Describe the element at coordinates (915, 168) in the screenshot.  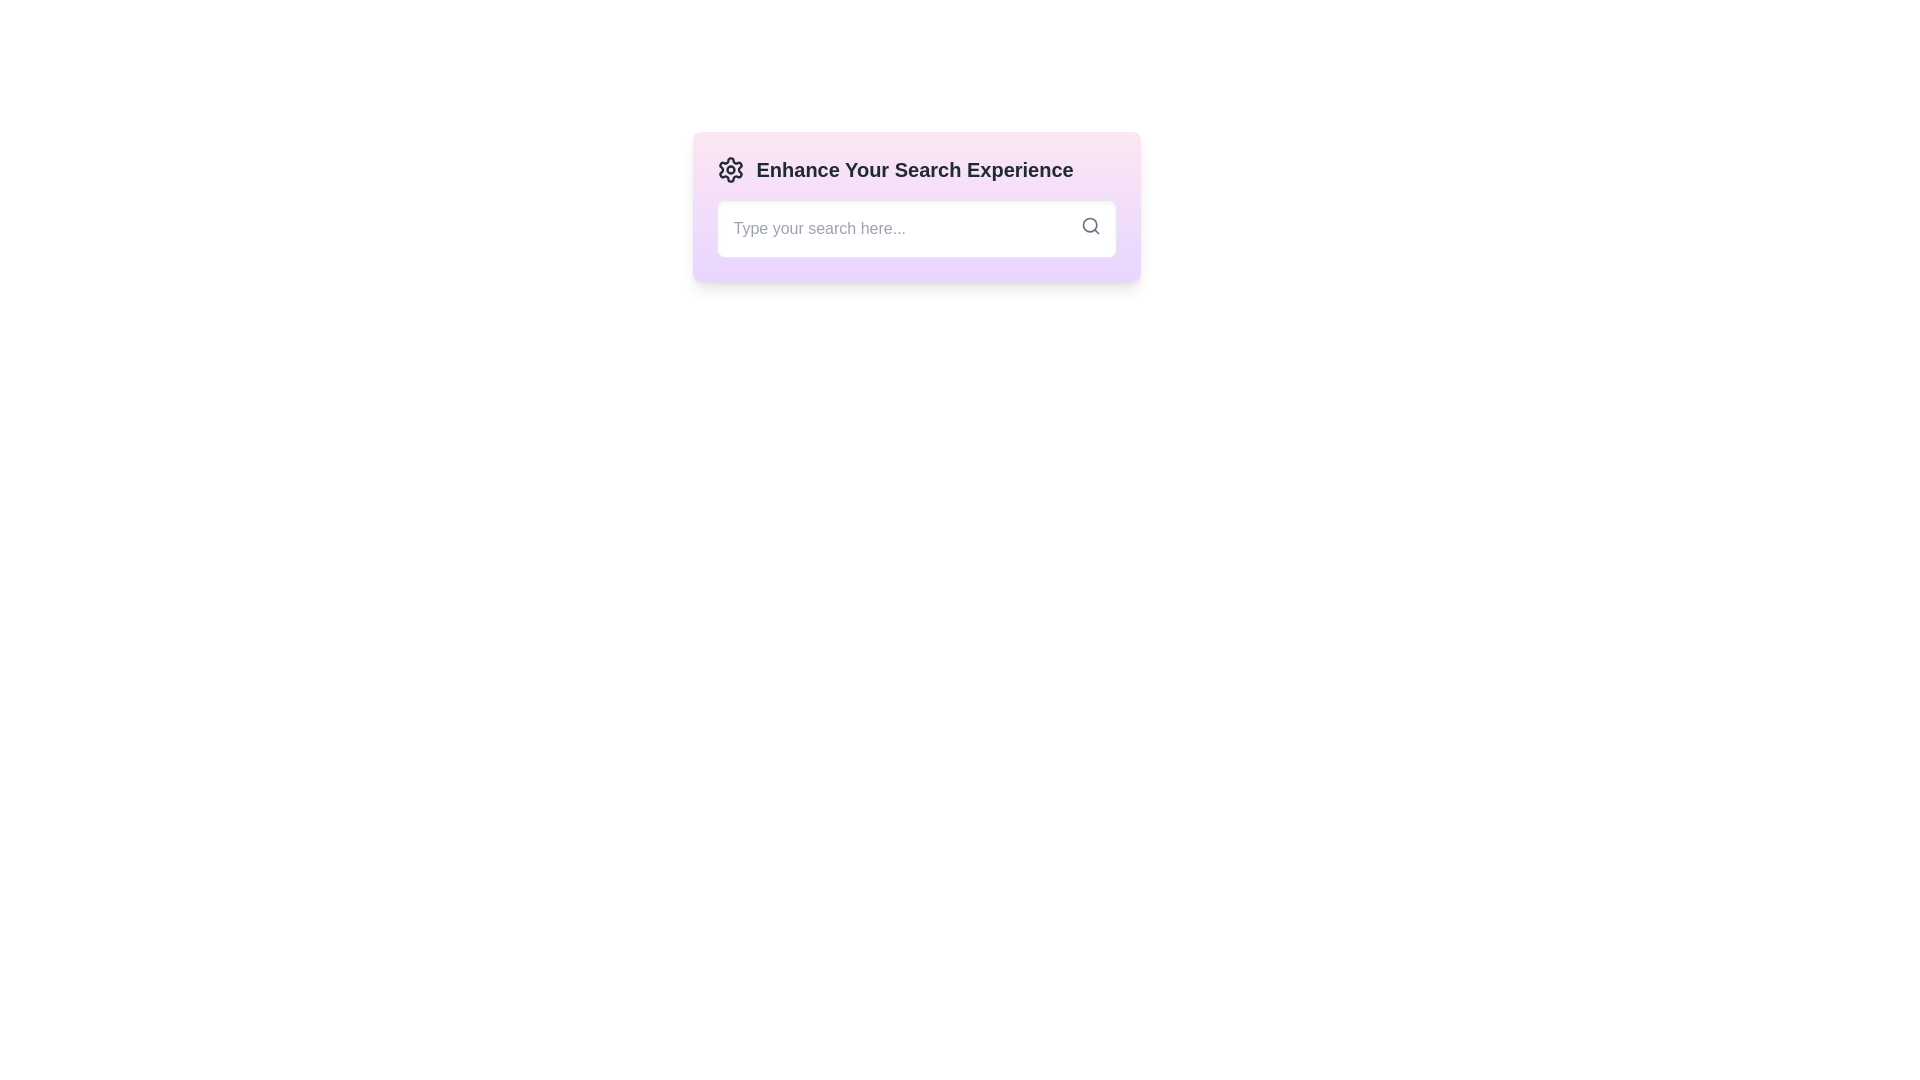
I see `the text label that reads 'Enhance Your Search Experience', which is styled with a bold, large font in dark gray color, located at the upper section of a rounded card component` at that location.